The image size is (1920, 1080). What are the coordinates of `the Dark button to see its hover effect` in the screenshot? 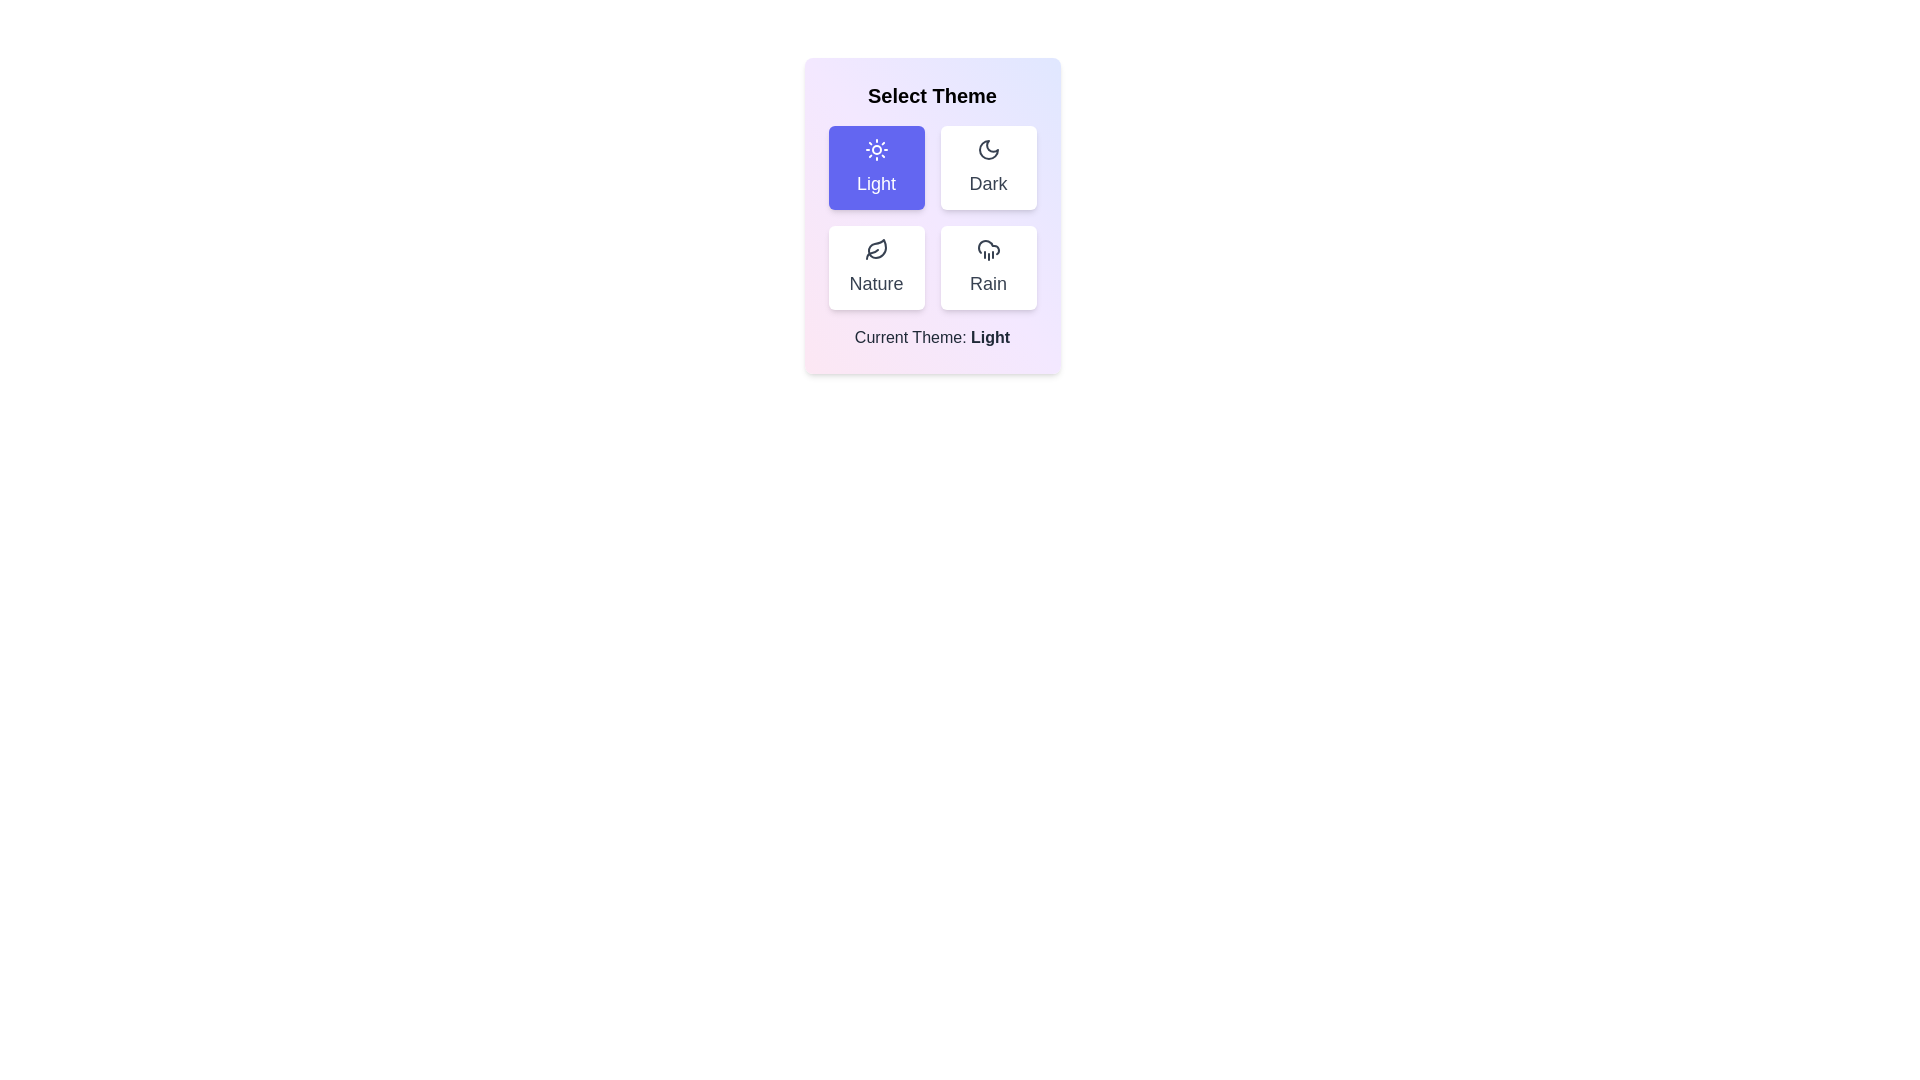 It's located at (988, 167).